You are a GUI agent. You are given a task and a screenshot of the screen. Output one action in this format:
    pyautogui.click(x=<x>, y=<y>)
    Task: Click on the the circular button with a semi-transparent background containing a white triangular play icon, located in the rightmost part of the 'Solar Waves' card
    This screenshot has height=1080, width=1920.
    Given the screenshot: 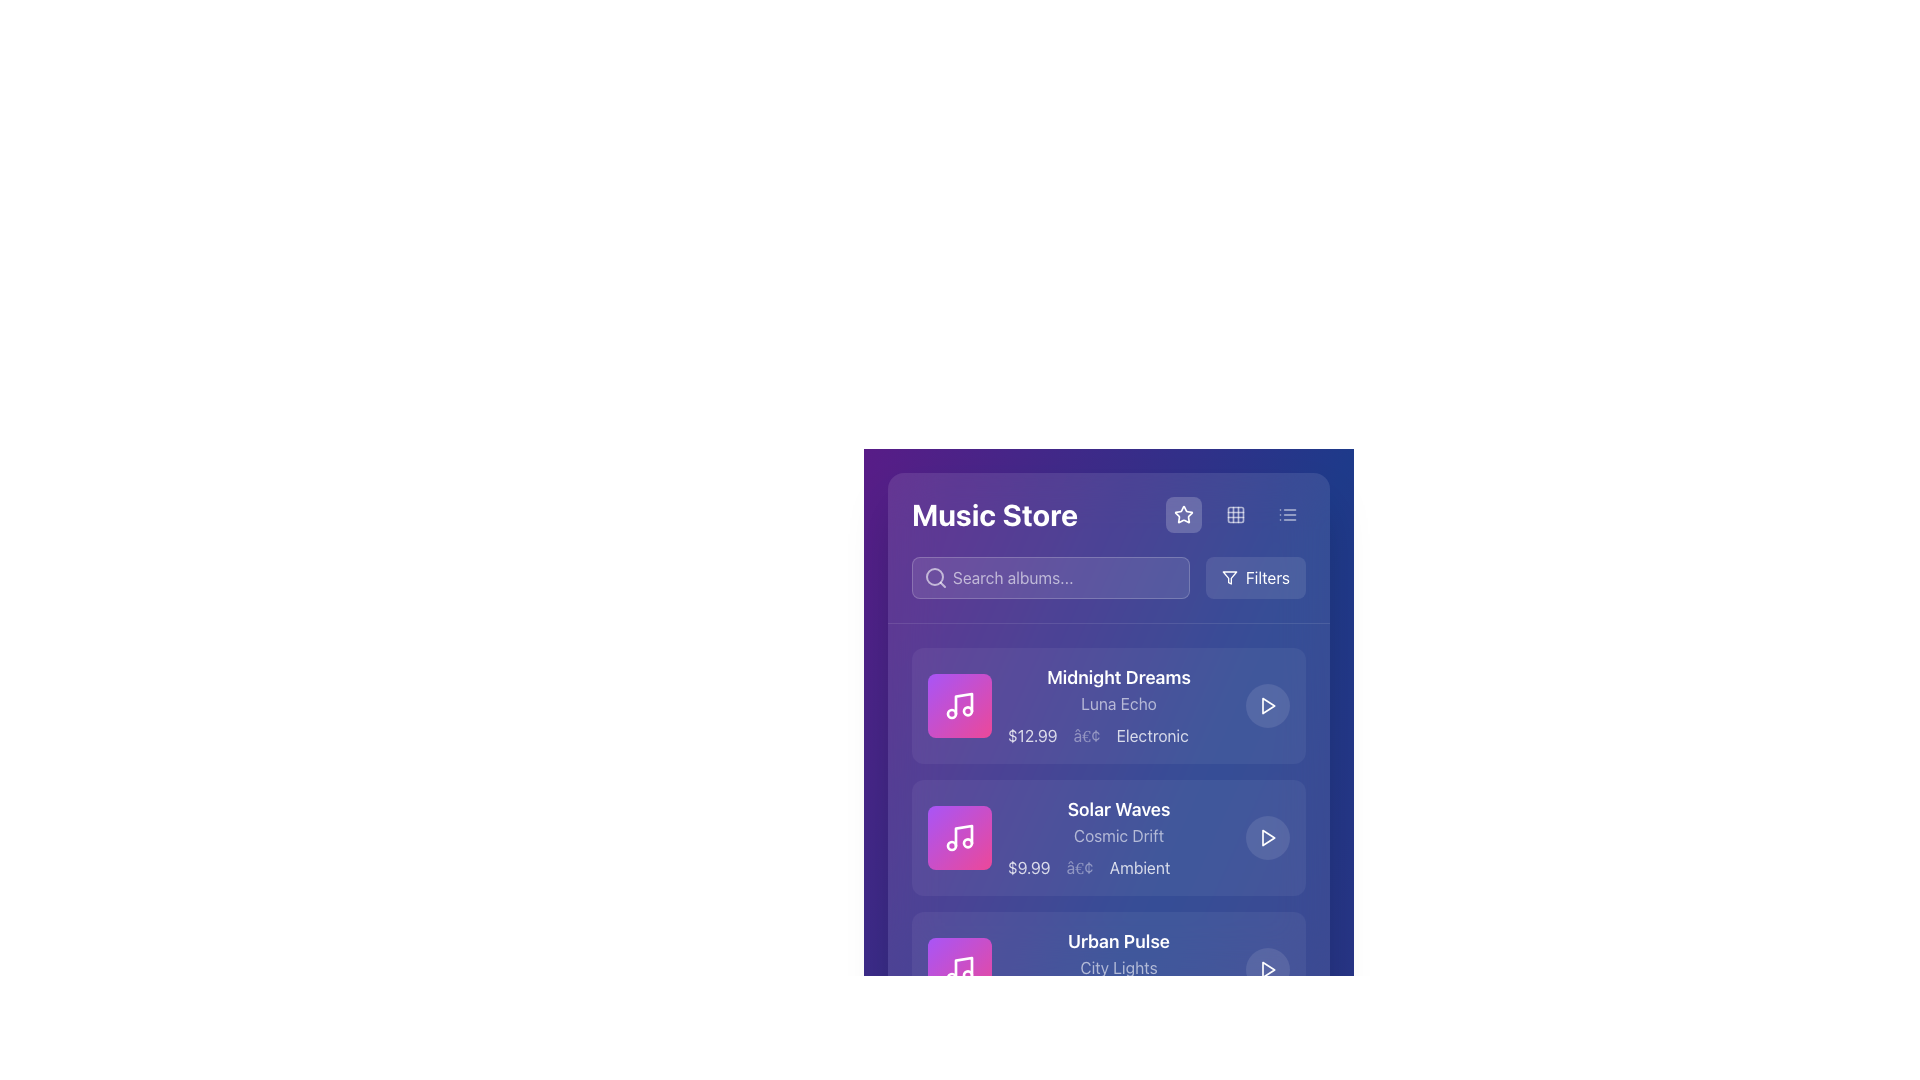 What is the action you would take?
    pyautogui.click(x=1266, y=837)
    